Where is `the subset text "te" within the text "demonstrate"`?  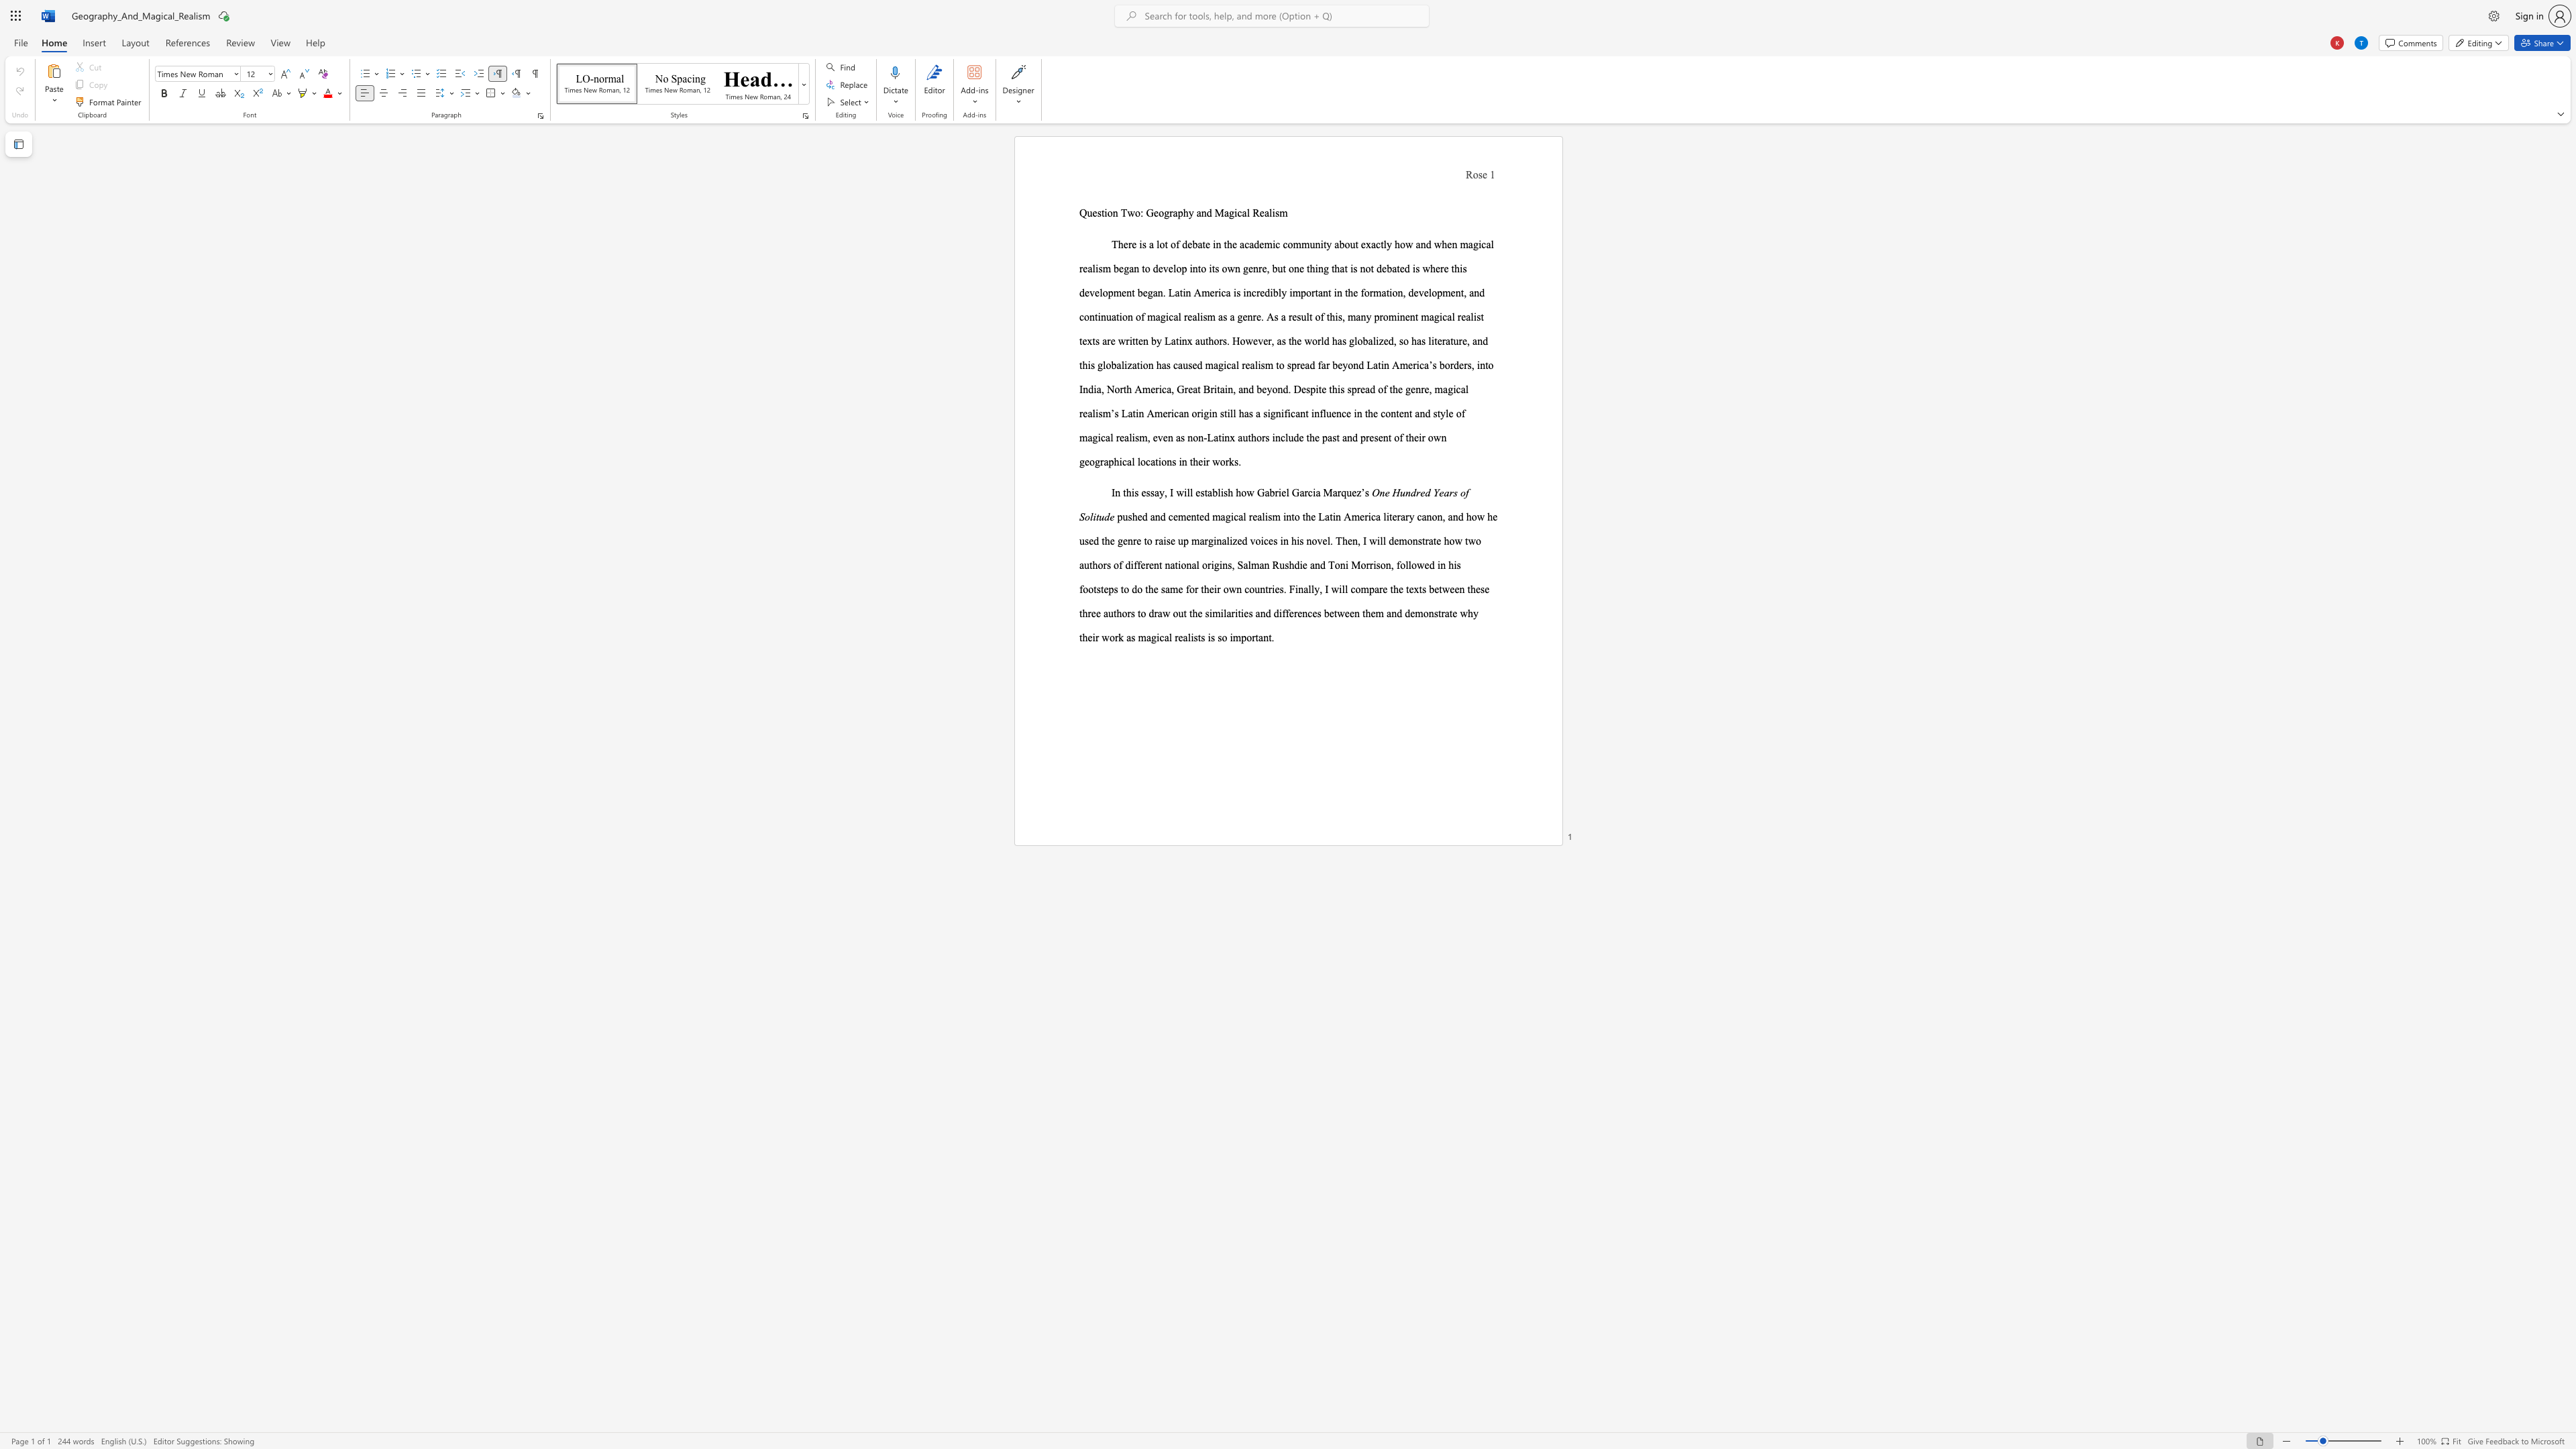
the subset text "te" within the text "demonstrate" is located at coordinates (1448, 613).